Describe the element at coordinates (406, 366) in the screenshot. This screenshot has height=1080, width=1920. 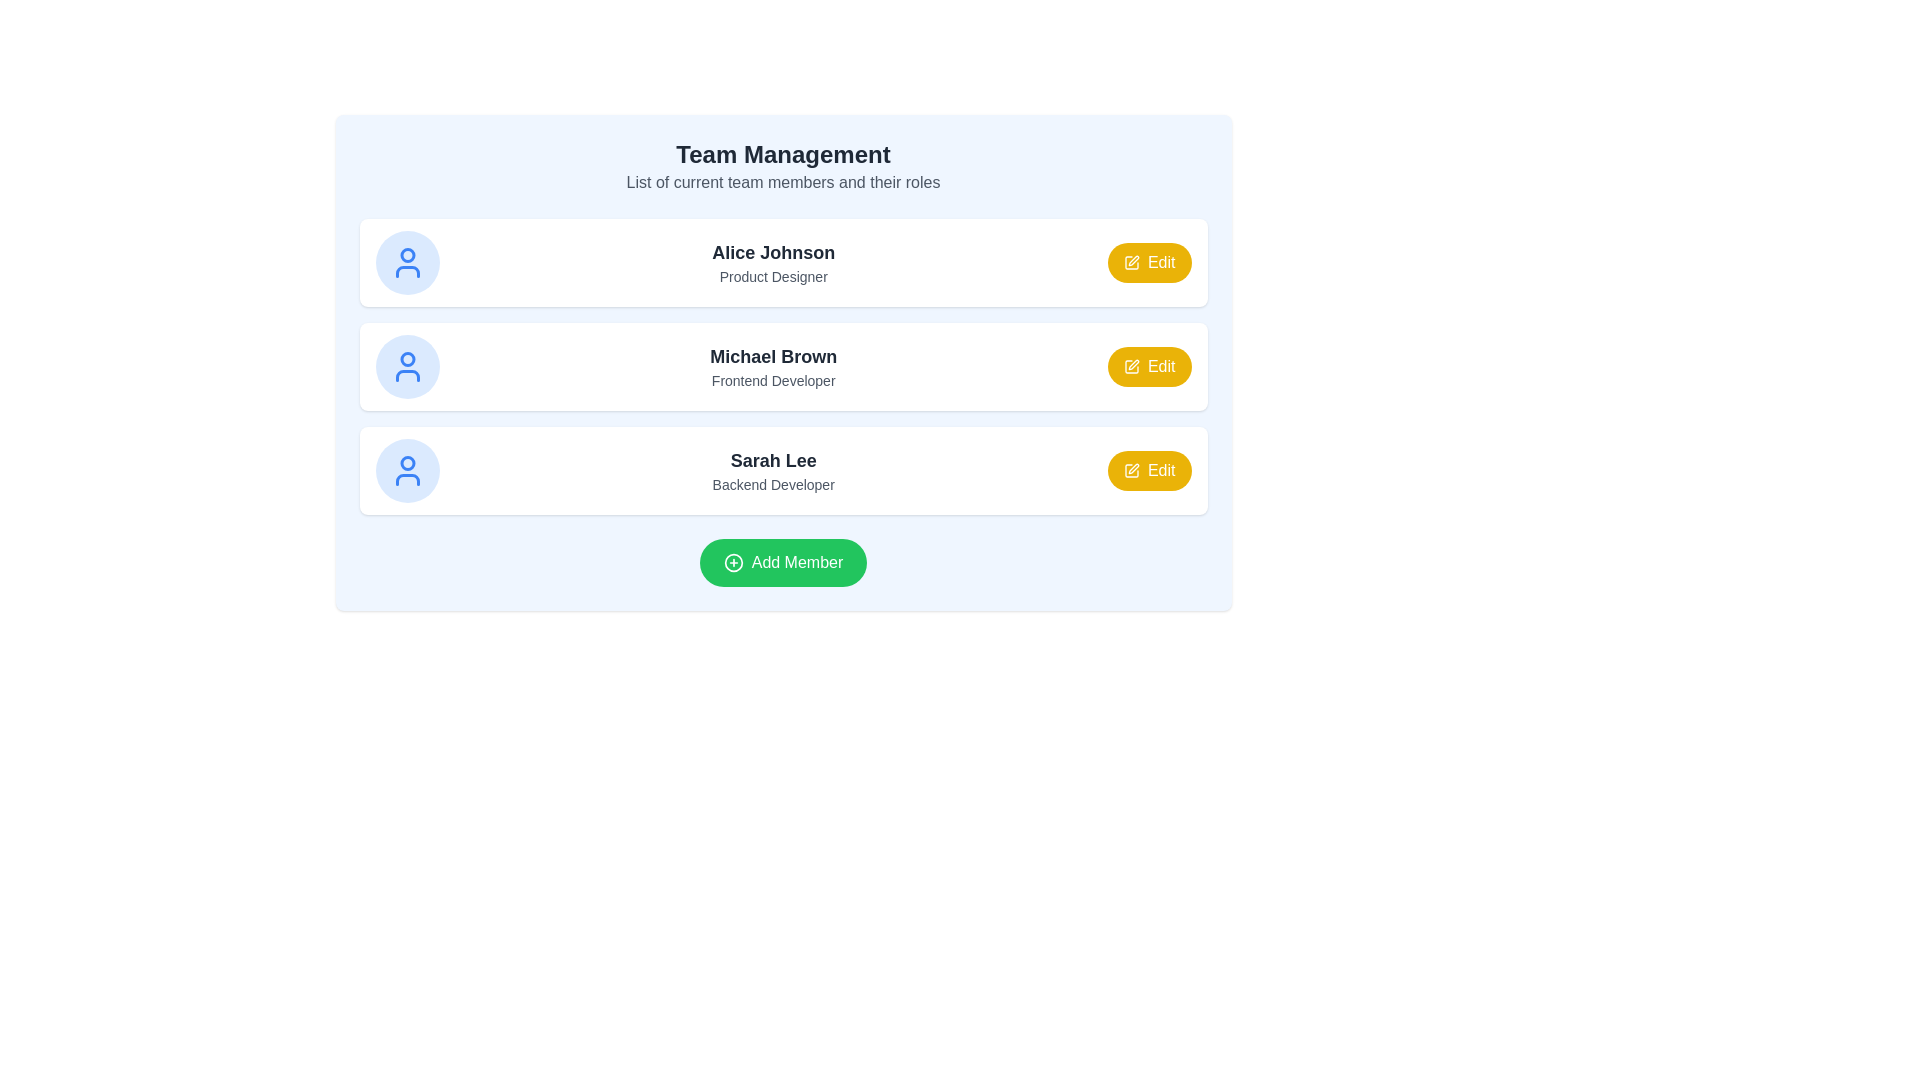
I see `the icon representing 'Michael Brown', which is the second icon in a vertical list of team member avatars within a circular blue background` at that location.